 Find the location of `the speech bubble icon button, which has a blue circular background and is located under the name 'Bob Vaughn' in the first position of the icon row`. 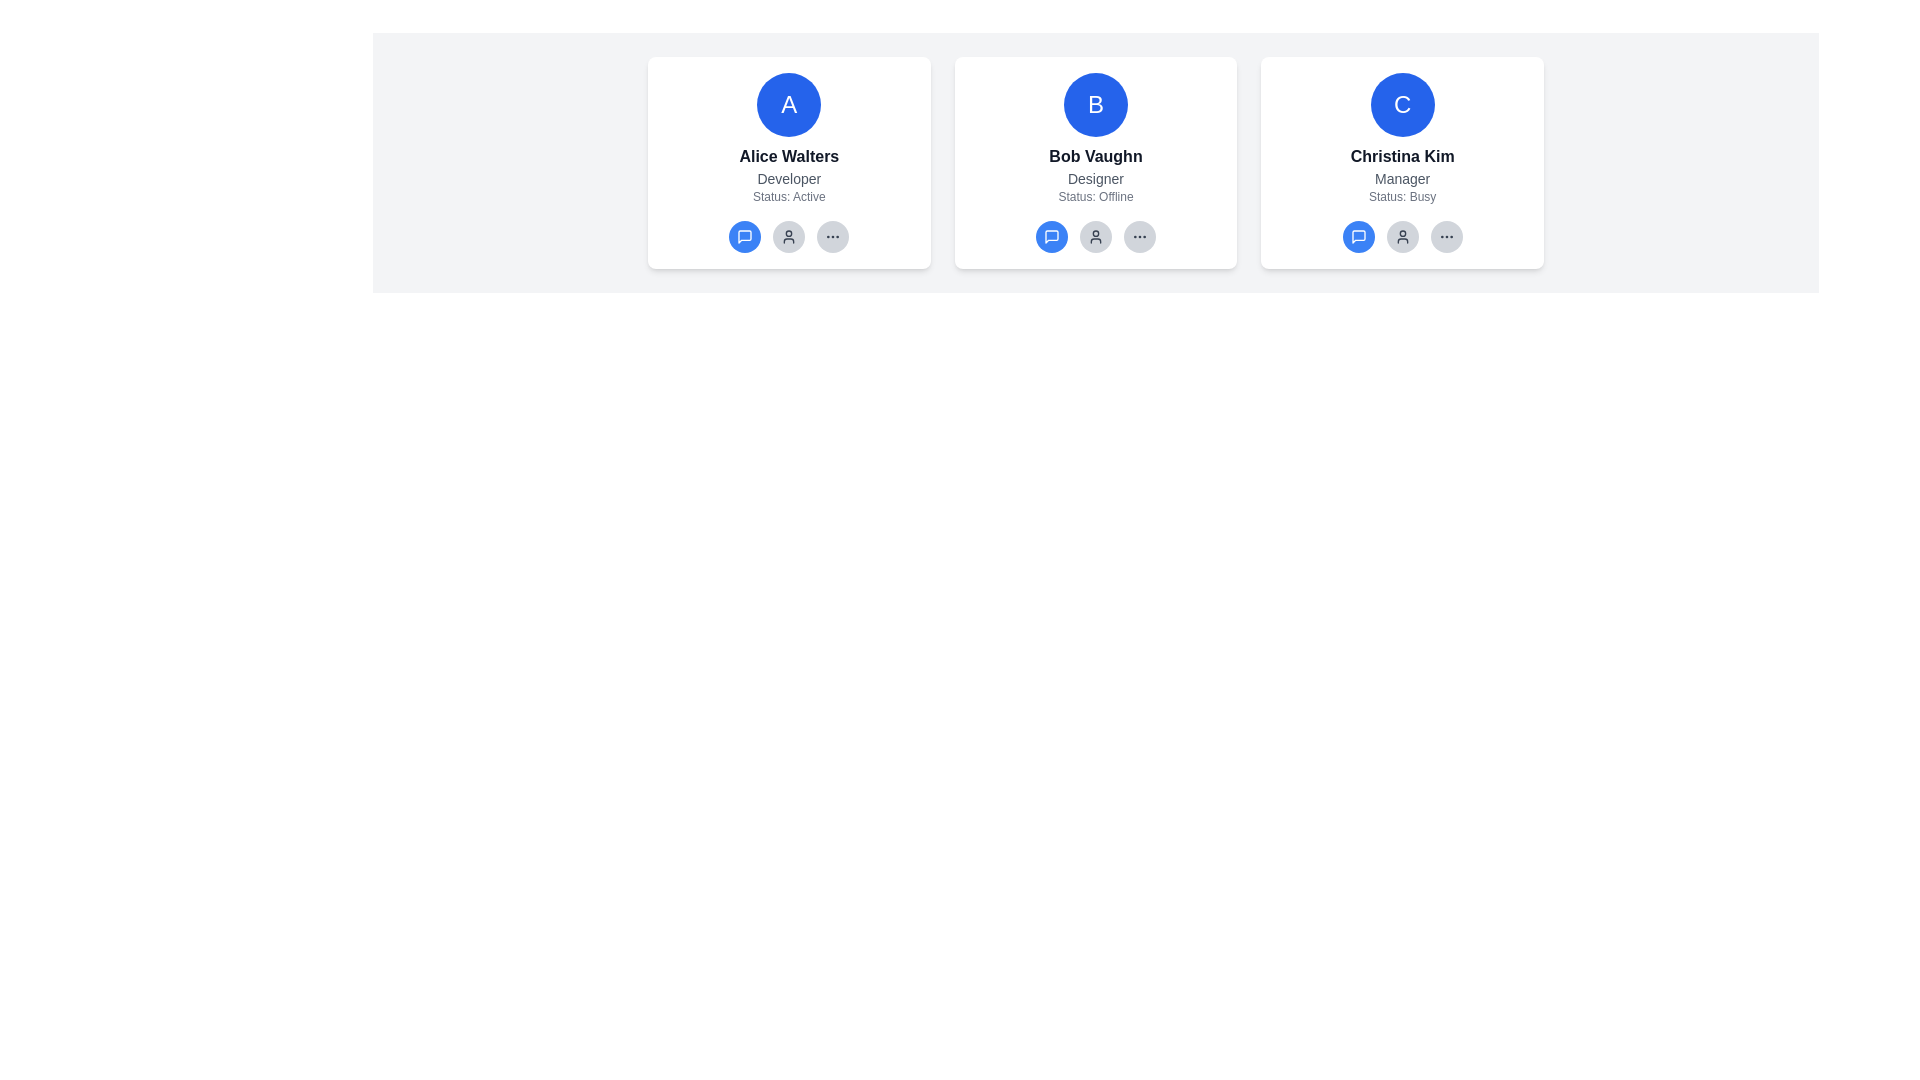

the speech bubble icon button, which has a blue circular background and is located under the name 'Bob Vaughn' in the first position of the icon row is located at coordinates (1050, 235).